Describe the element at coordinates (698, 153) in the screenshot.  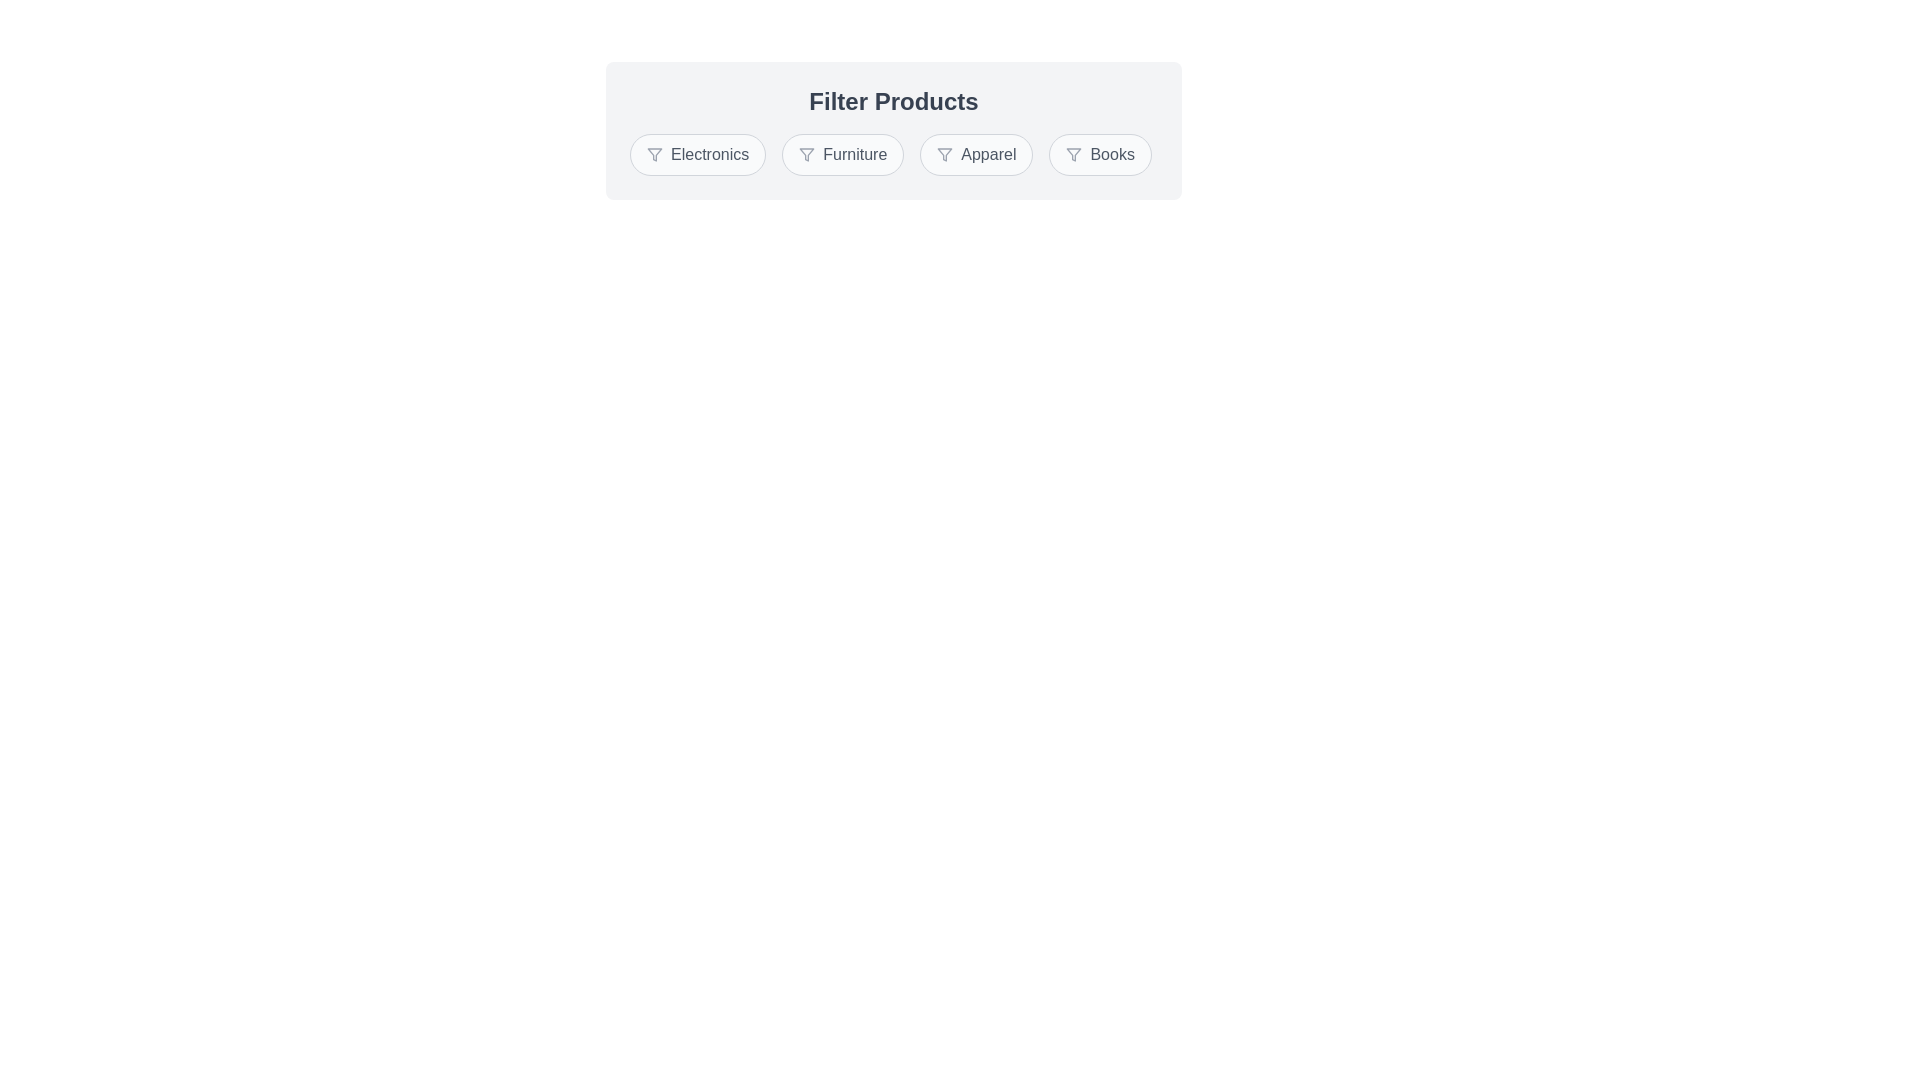
I see `the chip corresponding to the category Electronics` at that location.